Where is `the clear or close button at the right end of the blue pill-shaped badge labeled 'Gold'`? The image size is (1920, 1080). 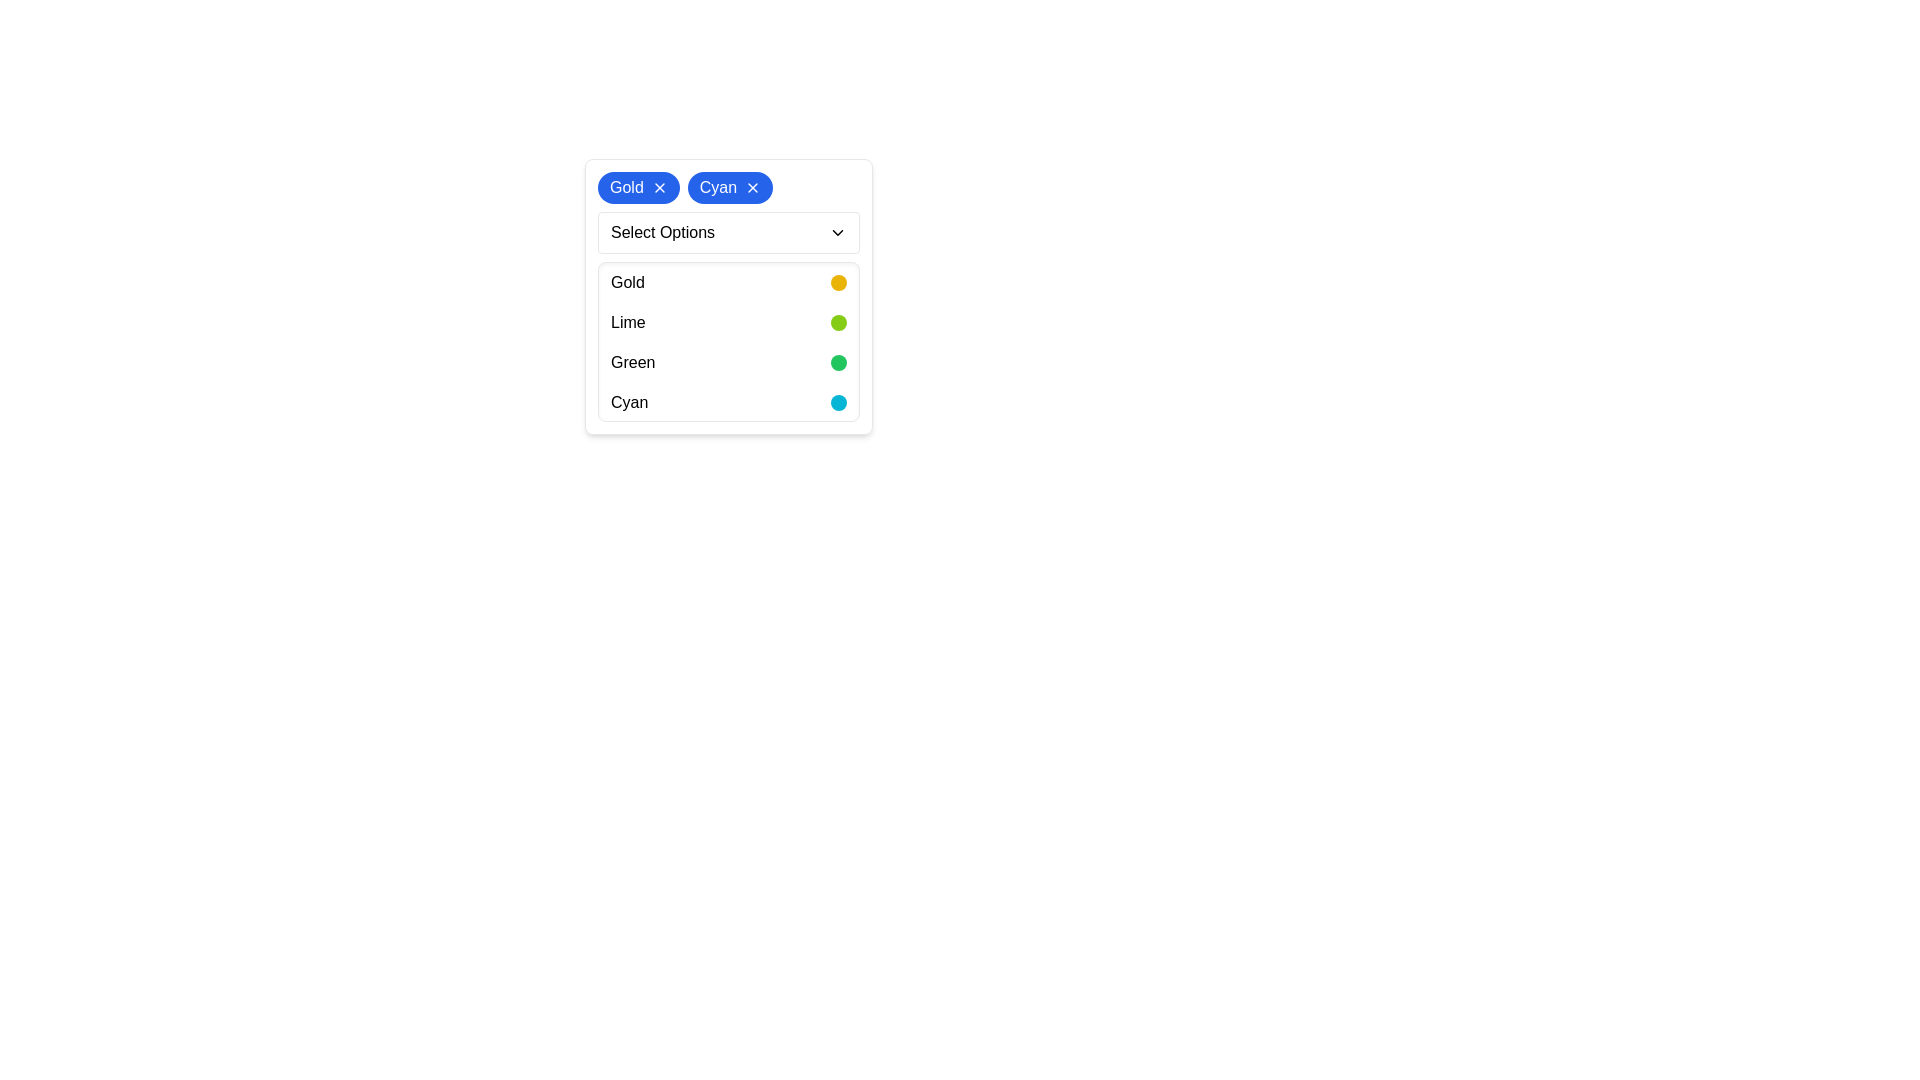 the clear or close button at the right end of the blue pill-shaped badge labeled 'Gold' is located at coordinates (659, 188).